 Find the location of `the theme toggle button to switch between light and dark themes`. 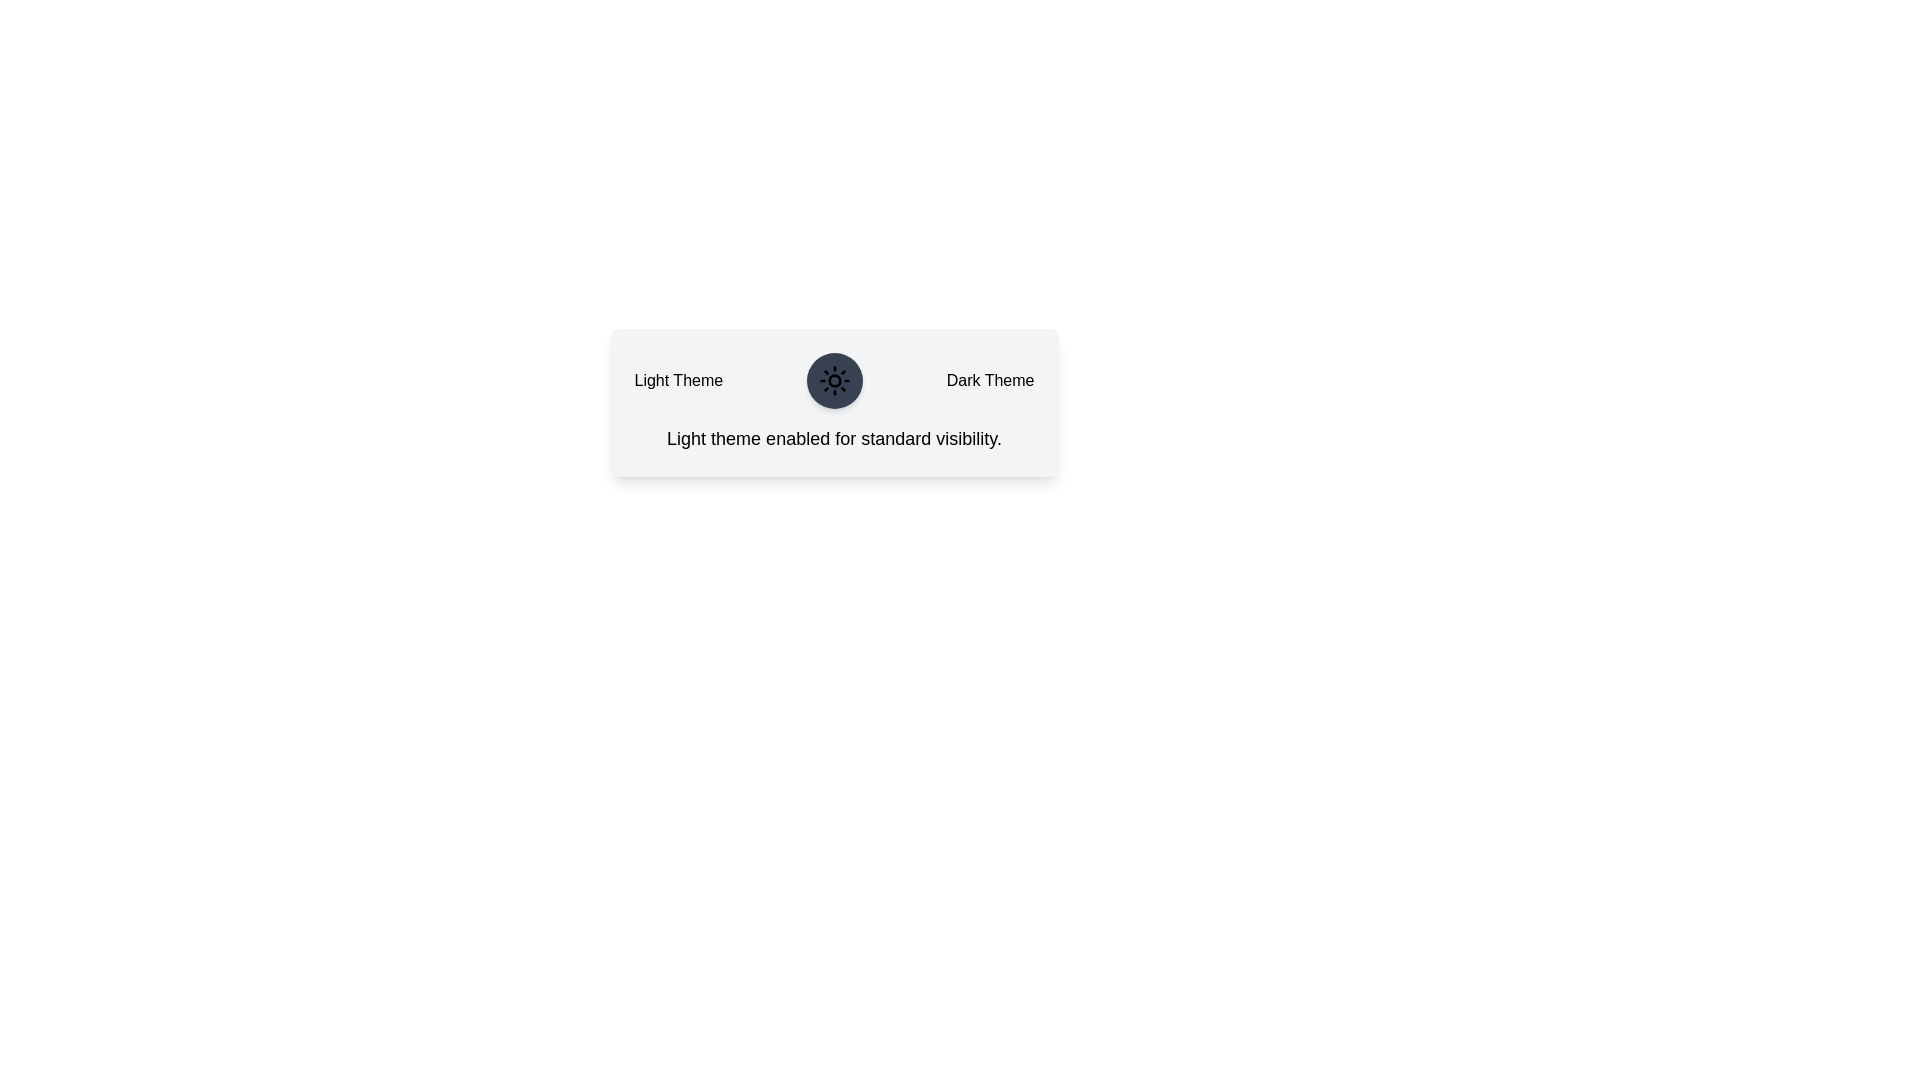

the theme toggle button to switch between light and dark themes is located at coordinates (834, 381).